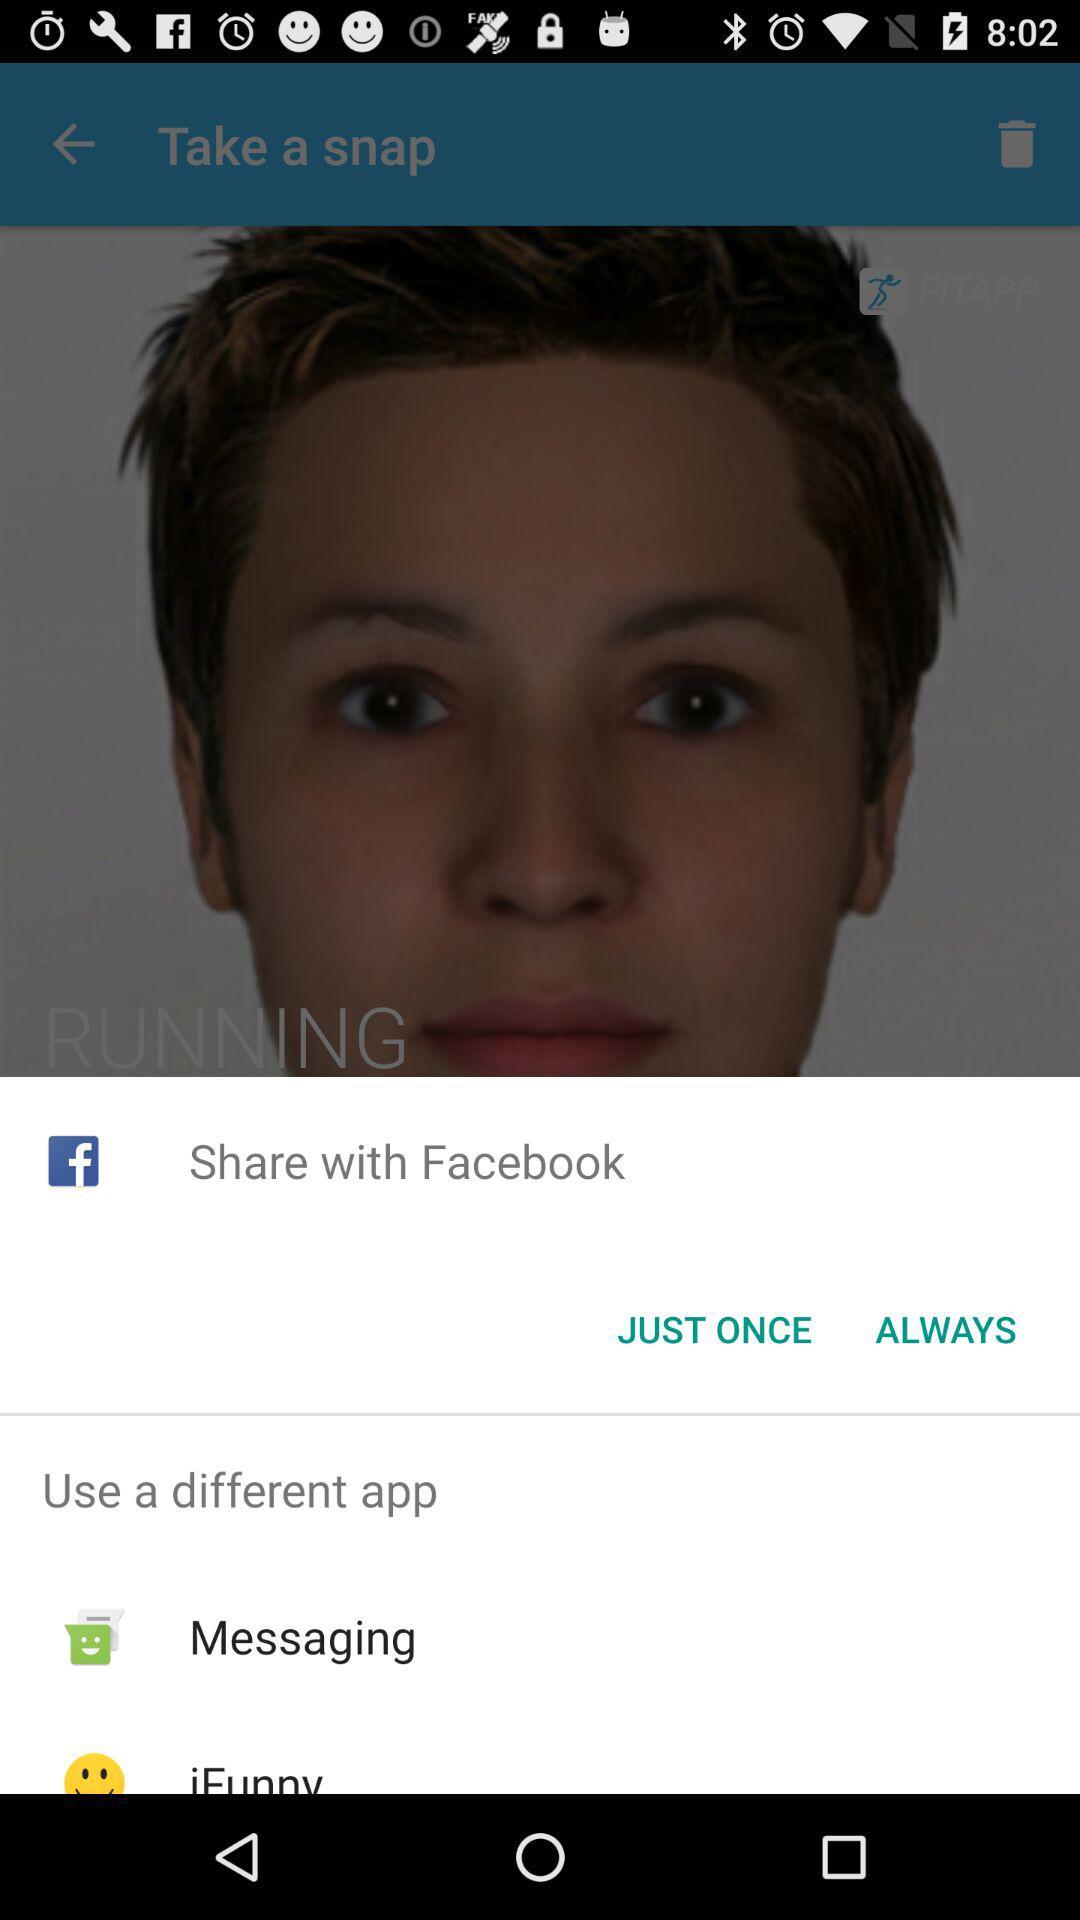  Describe the element at coordinates (303, 1636) in the screenshot. I see `the messaging item` at that location.